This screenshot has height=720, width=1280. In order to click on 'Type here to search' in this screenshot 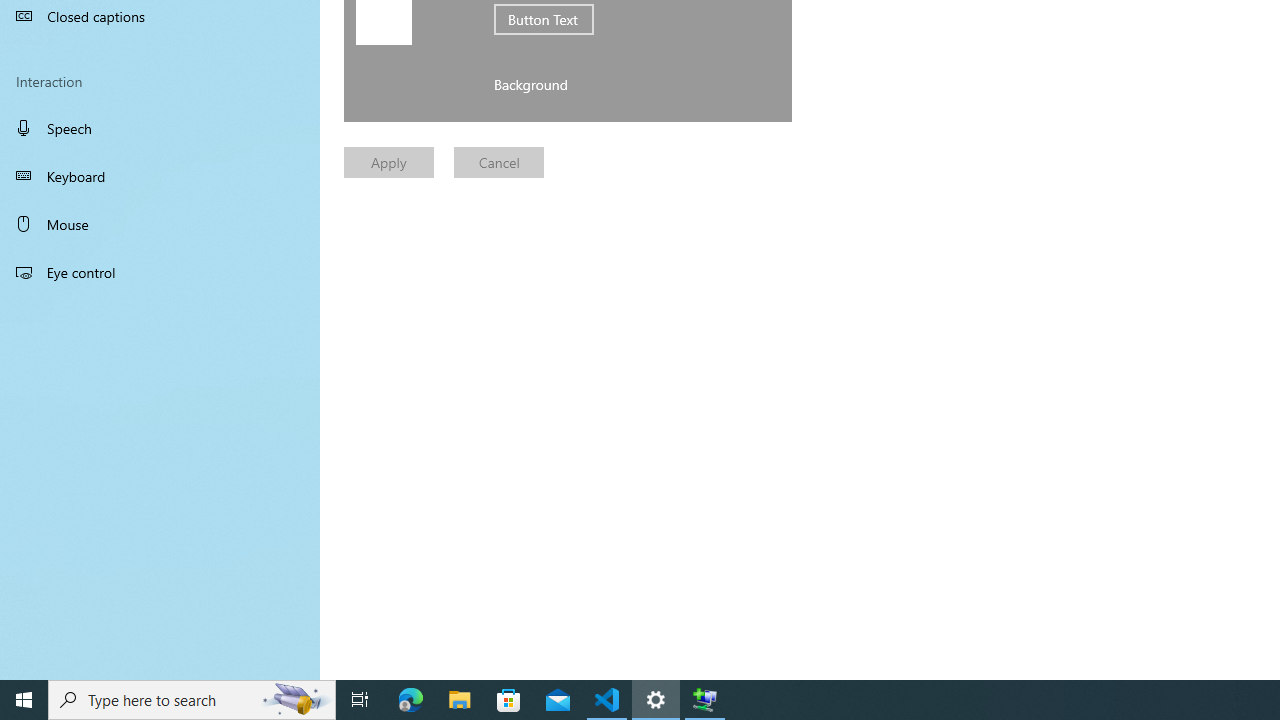, I will do `click(192, 698)`.